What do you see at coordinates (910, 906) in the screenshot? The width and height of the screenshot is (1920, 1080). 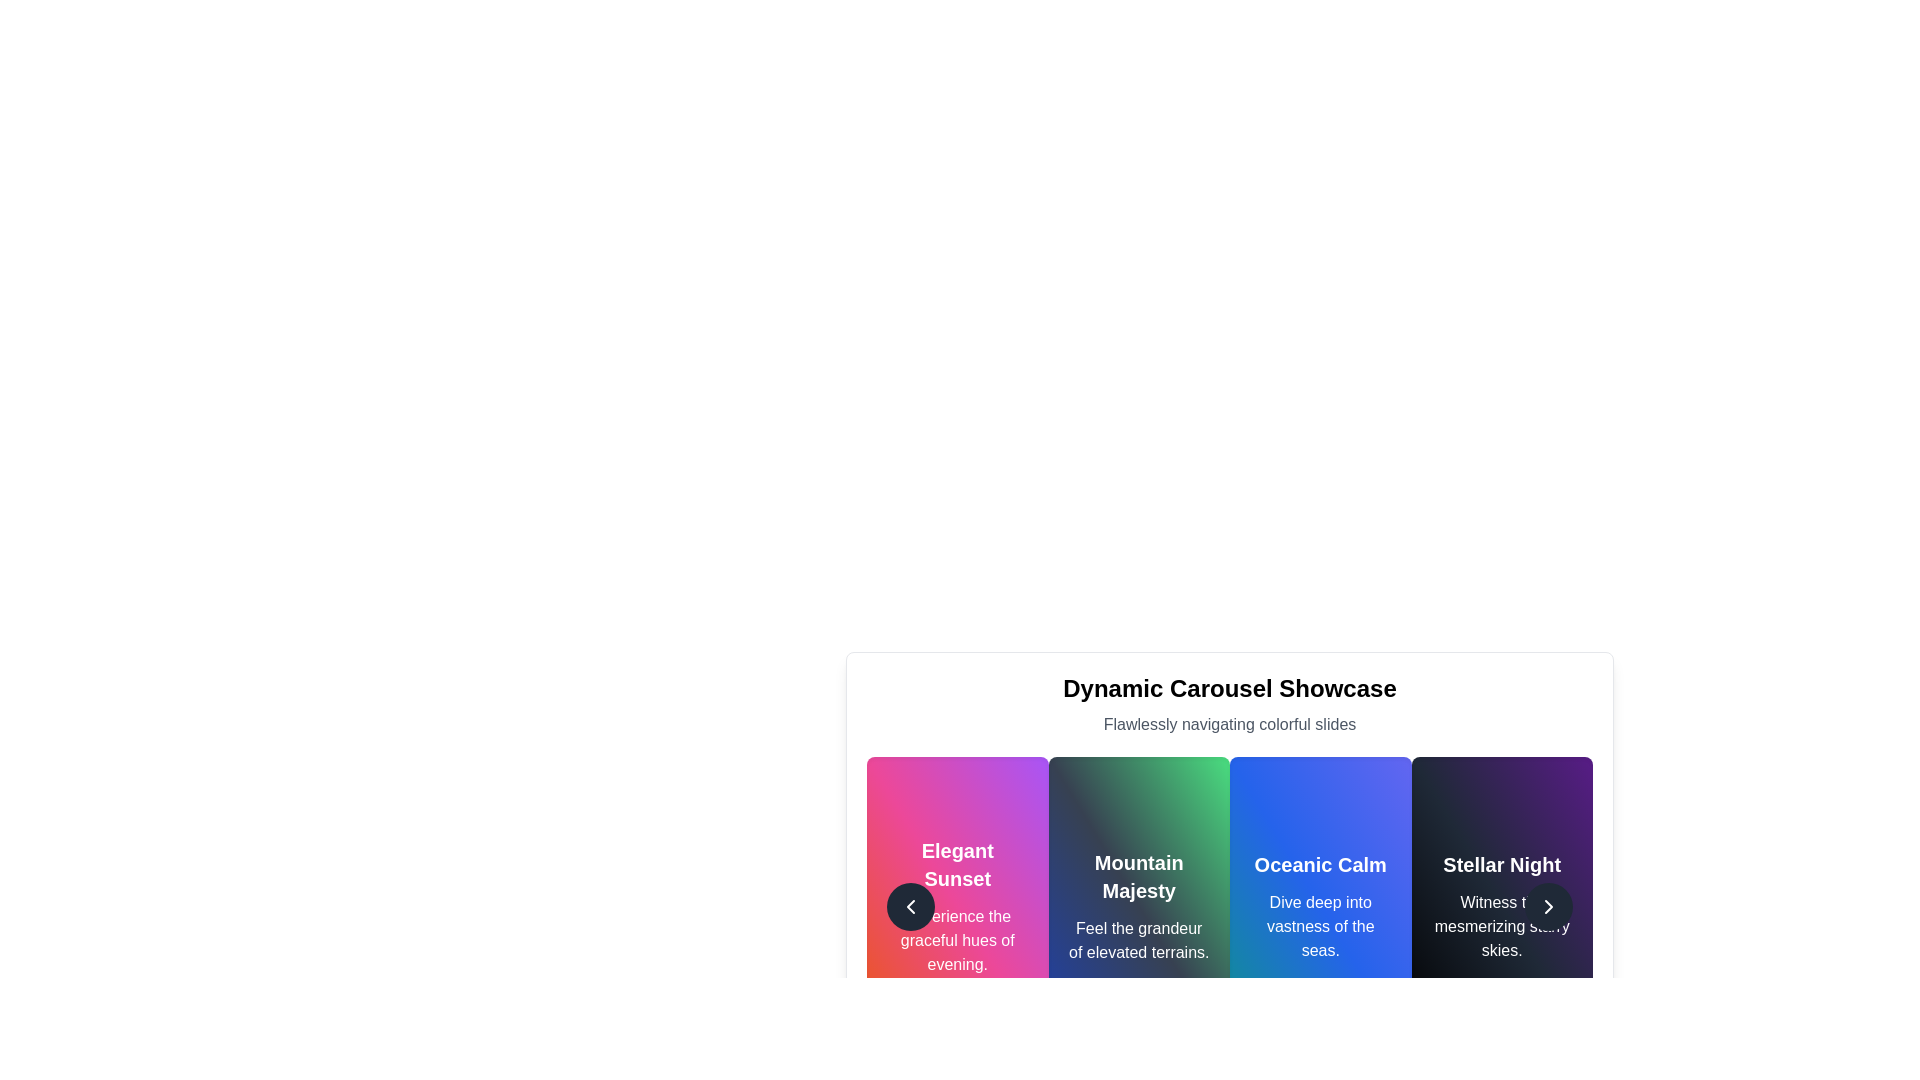 I see `the circular button with a dark gray background and a white left-pointing chevron` at bounding box center [910, 906].